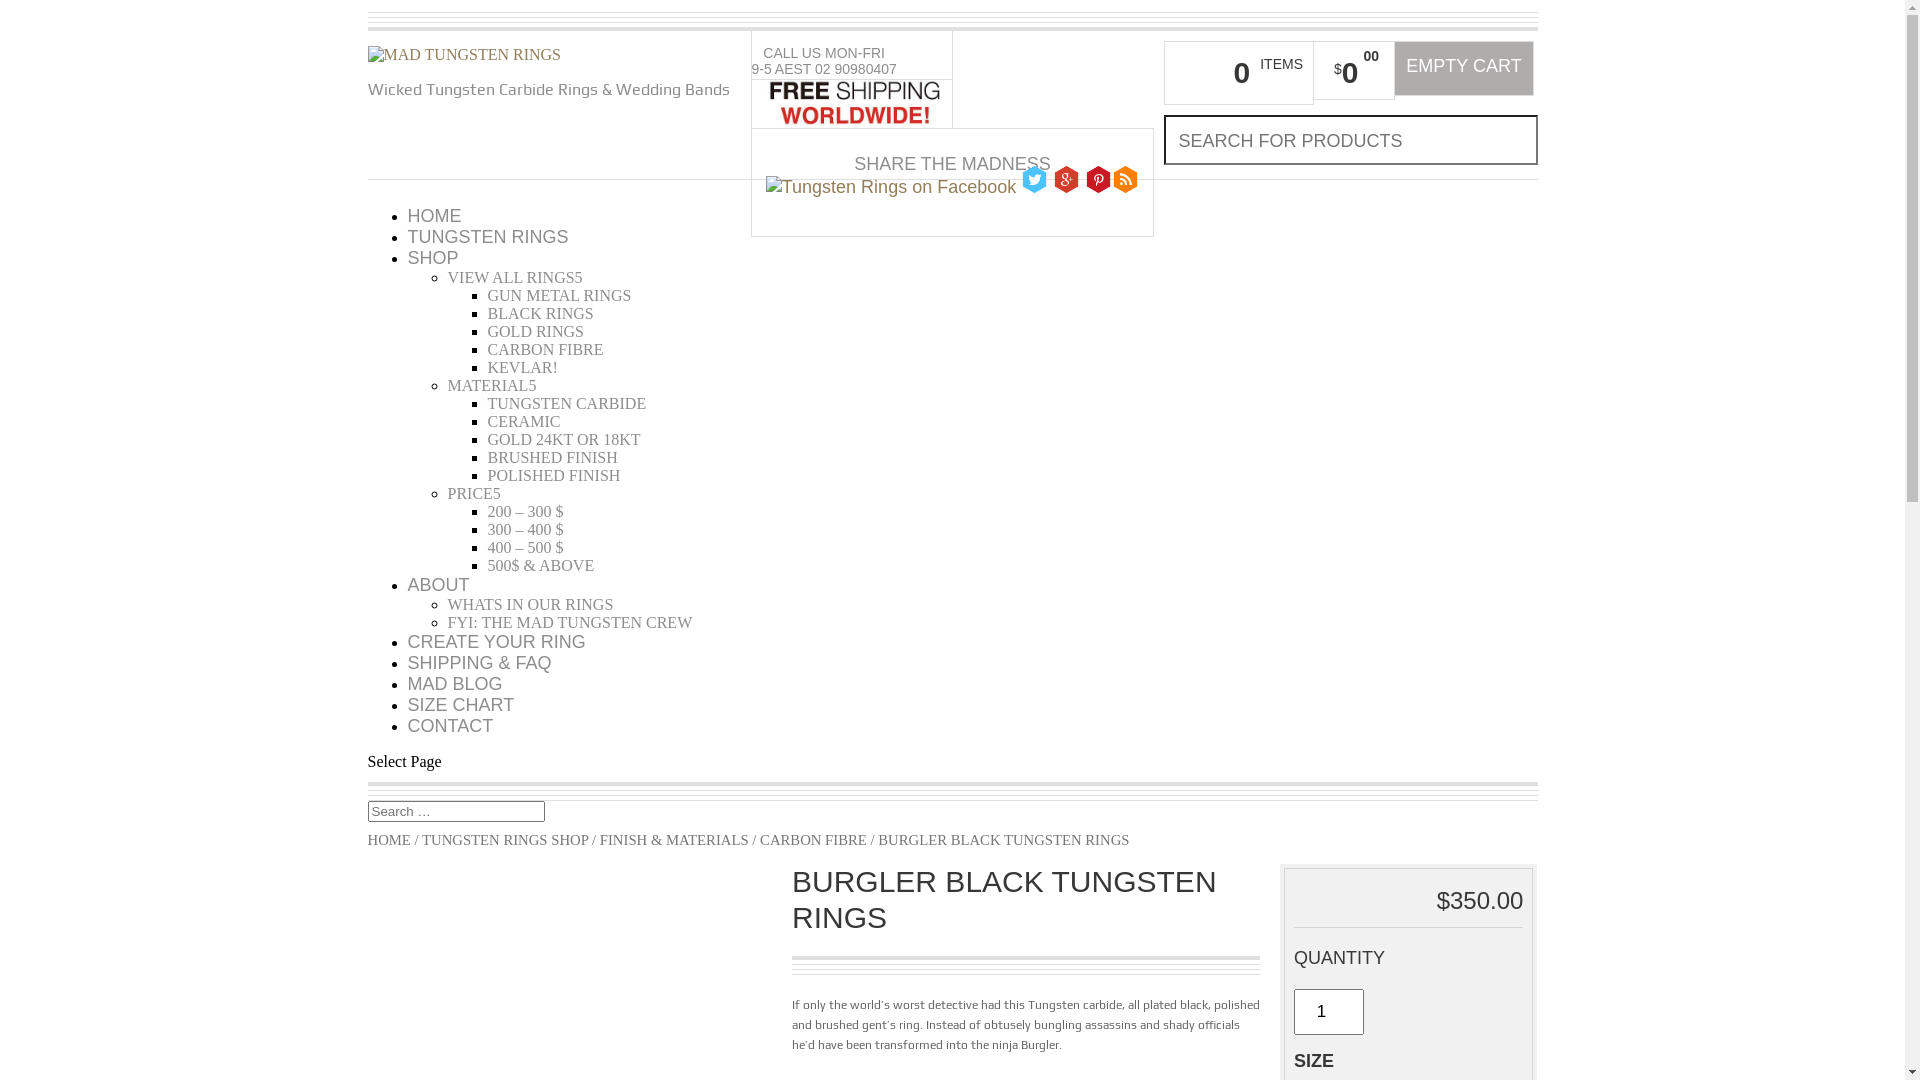 The width and height of the screenshot is (1920, 1080). I want to click on 'FINISH & MATERIALS', so click(674, 840).